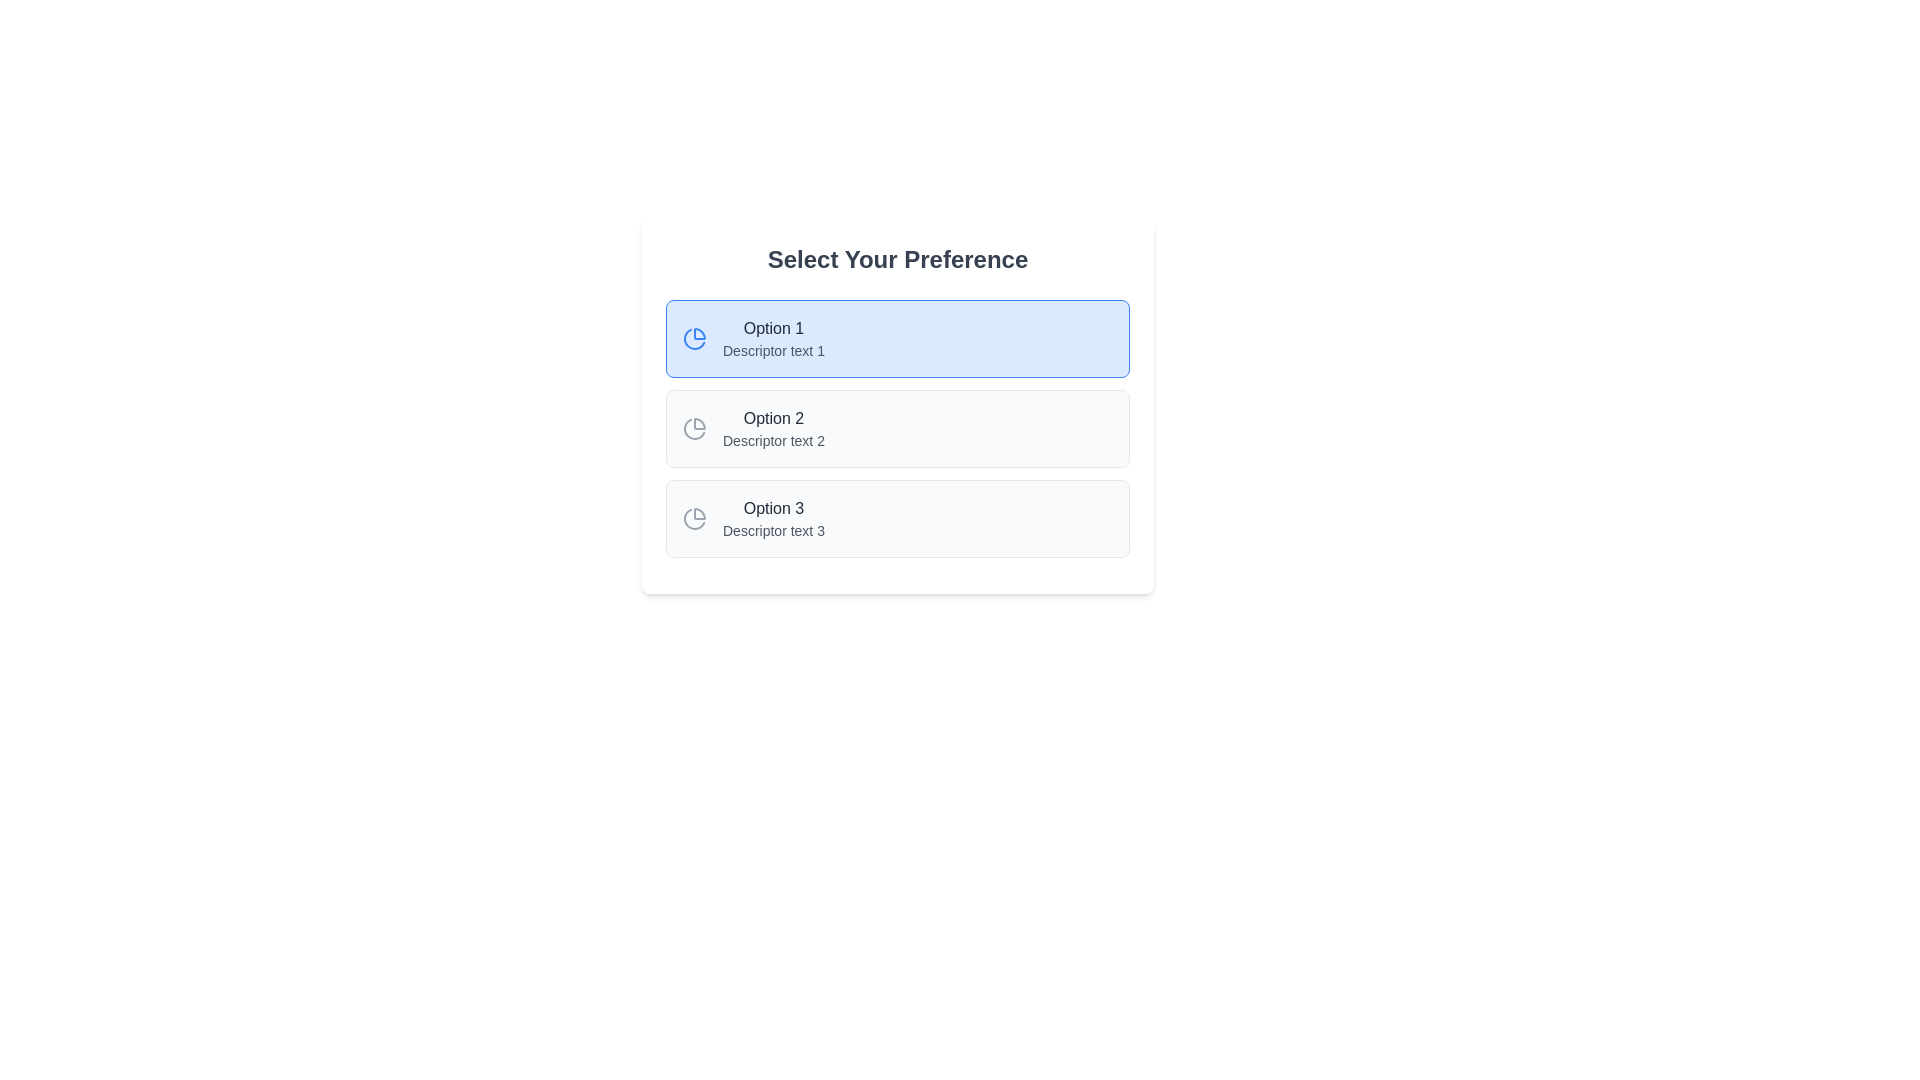 The image size is (1920, 1080). What do you see at coordinates (772, 518) in the screenshot?
I see `the 'Option 3' text block within the selectable list item` at bounding box center [772, 518].